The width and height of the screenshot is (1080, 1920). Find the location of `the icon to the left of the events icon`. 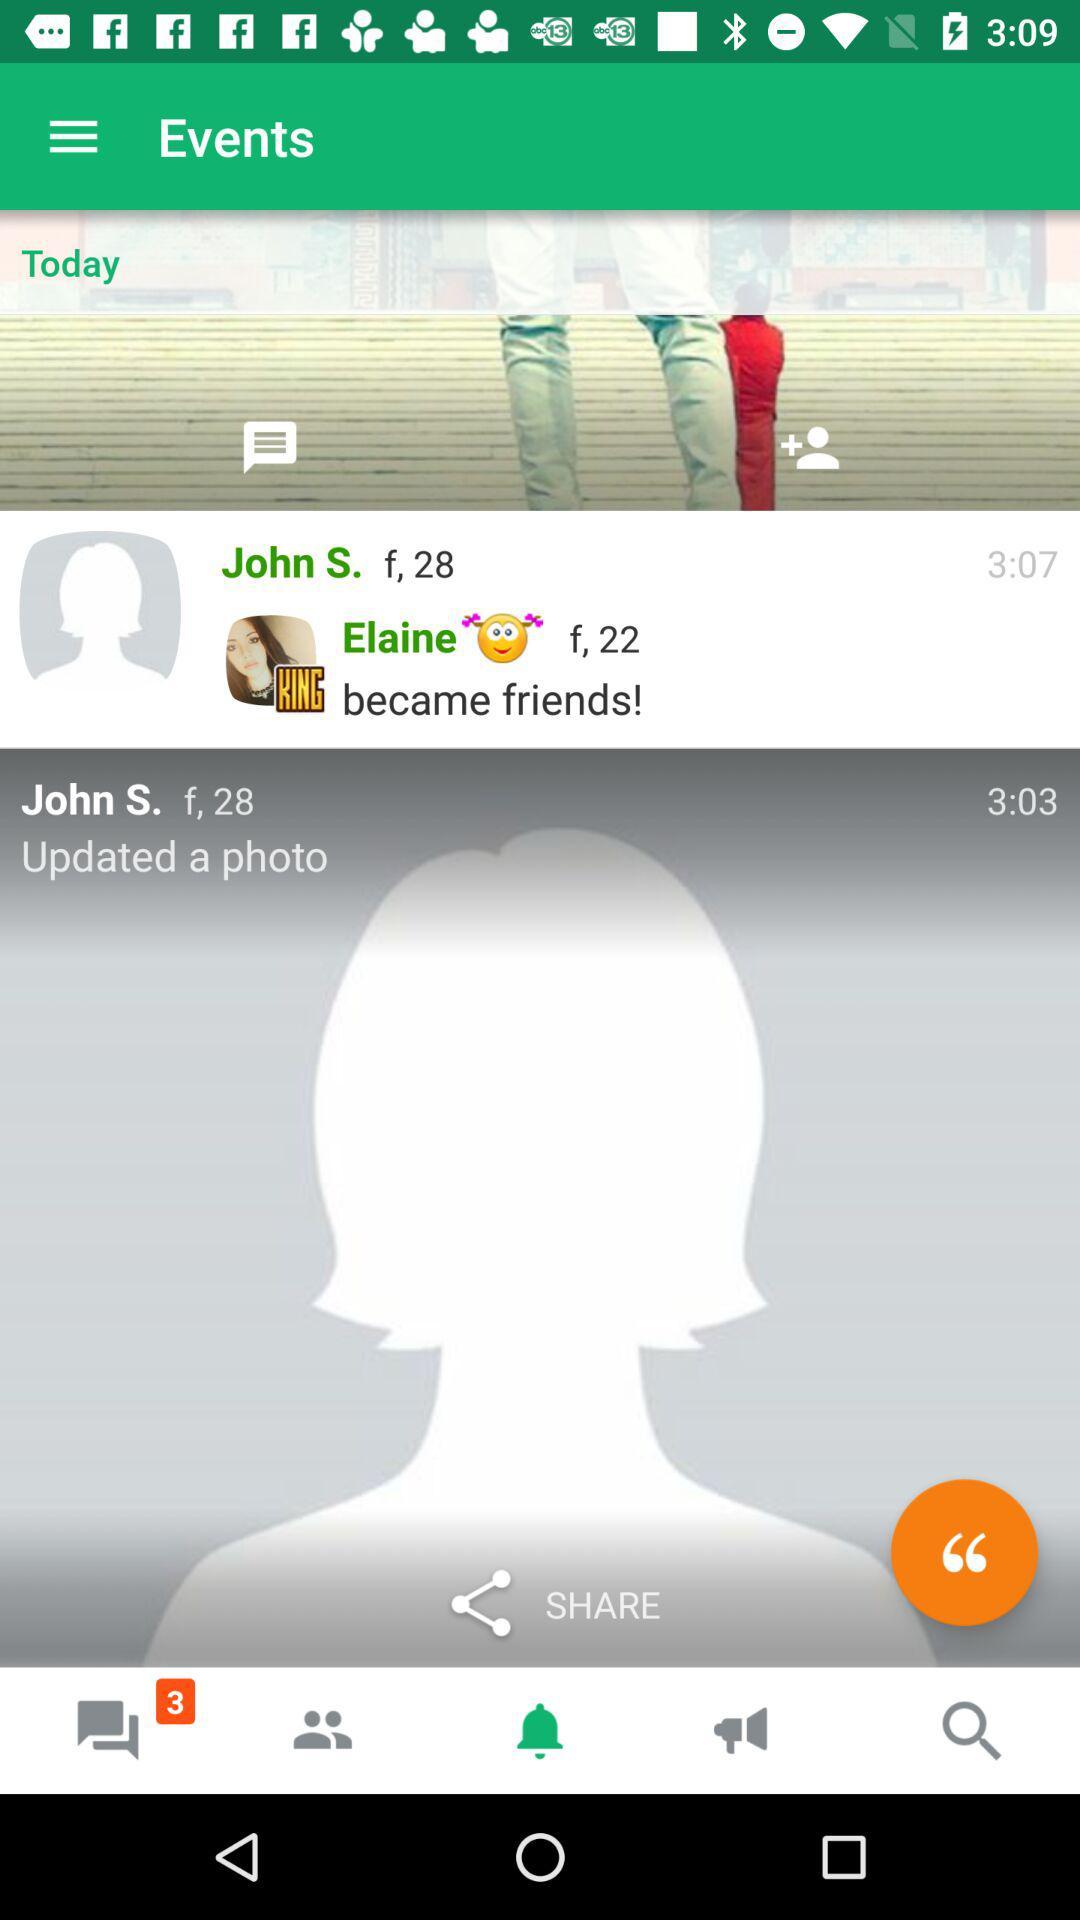

the icon to the left of the events icon is located at coordinates (72, 135).